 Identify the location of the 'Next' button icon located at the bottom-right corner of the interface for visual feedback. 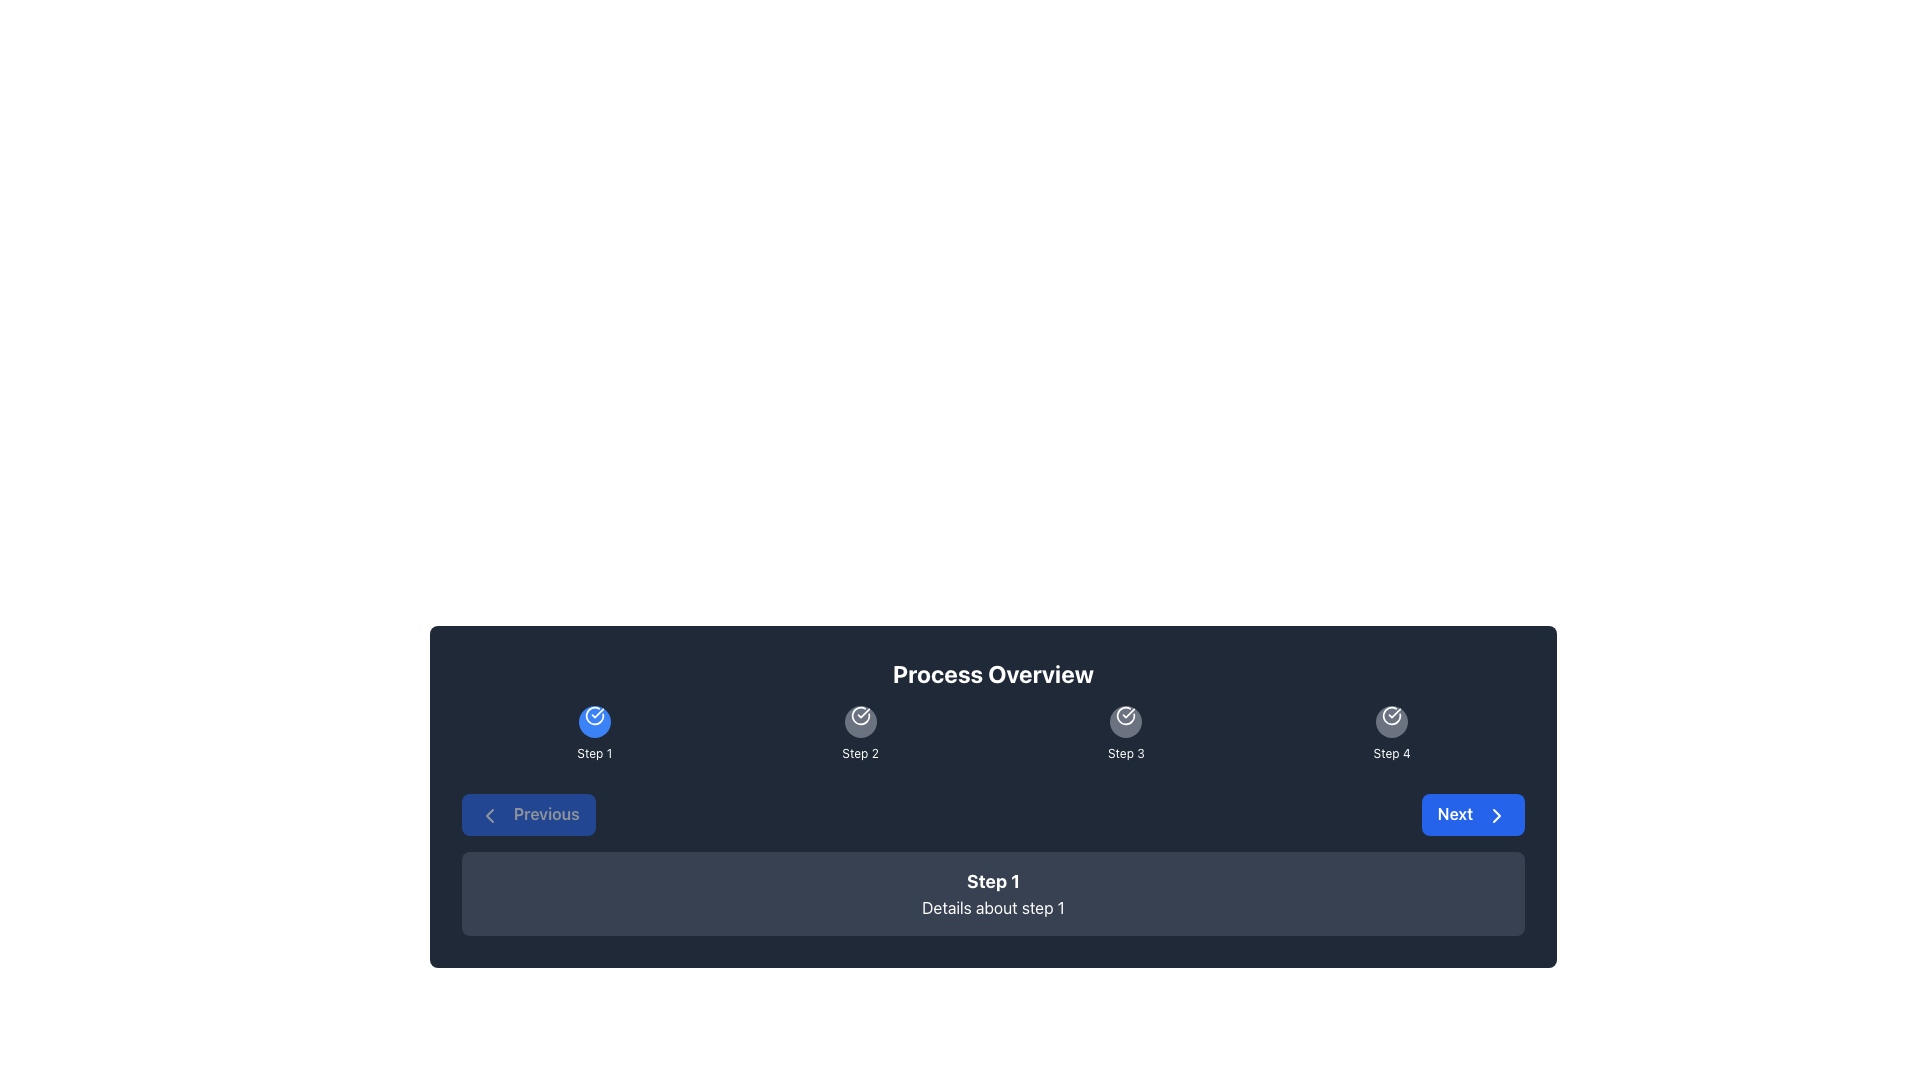
(1497, 814).